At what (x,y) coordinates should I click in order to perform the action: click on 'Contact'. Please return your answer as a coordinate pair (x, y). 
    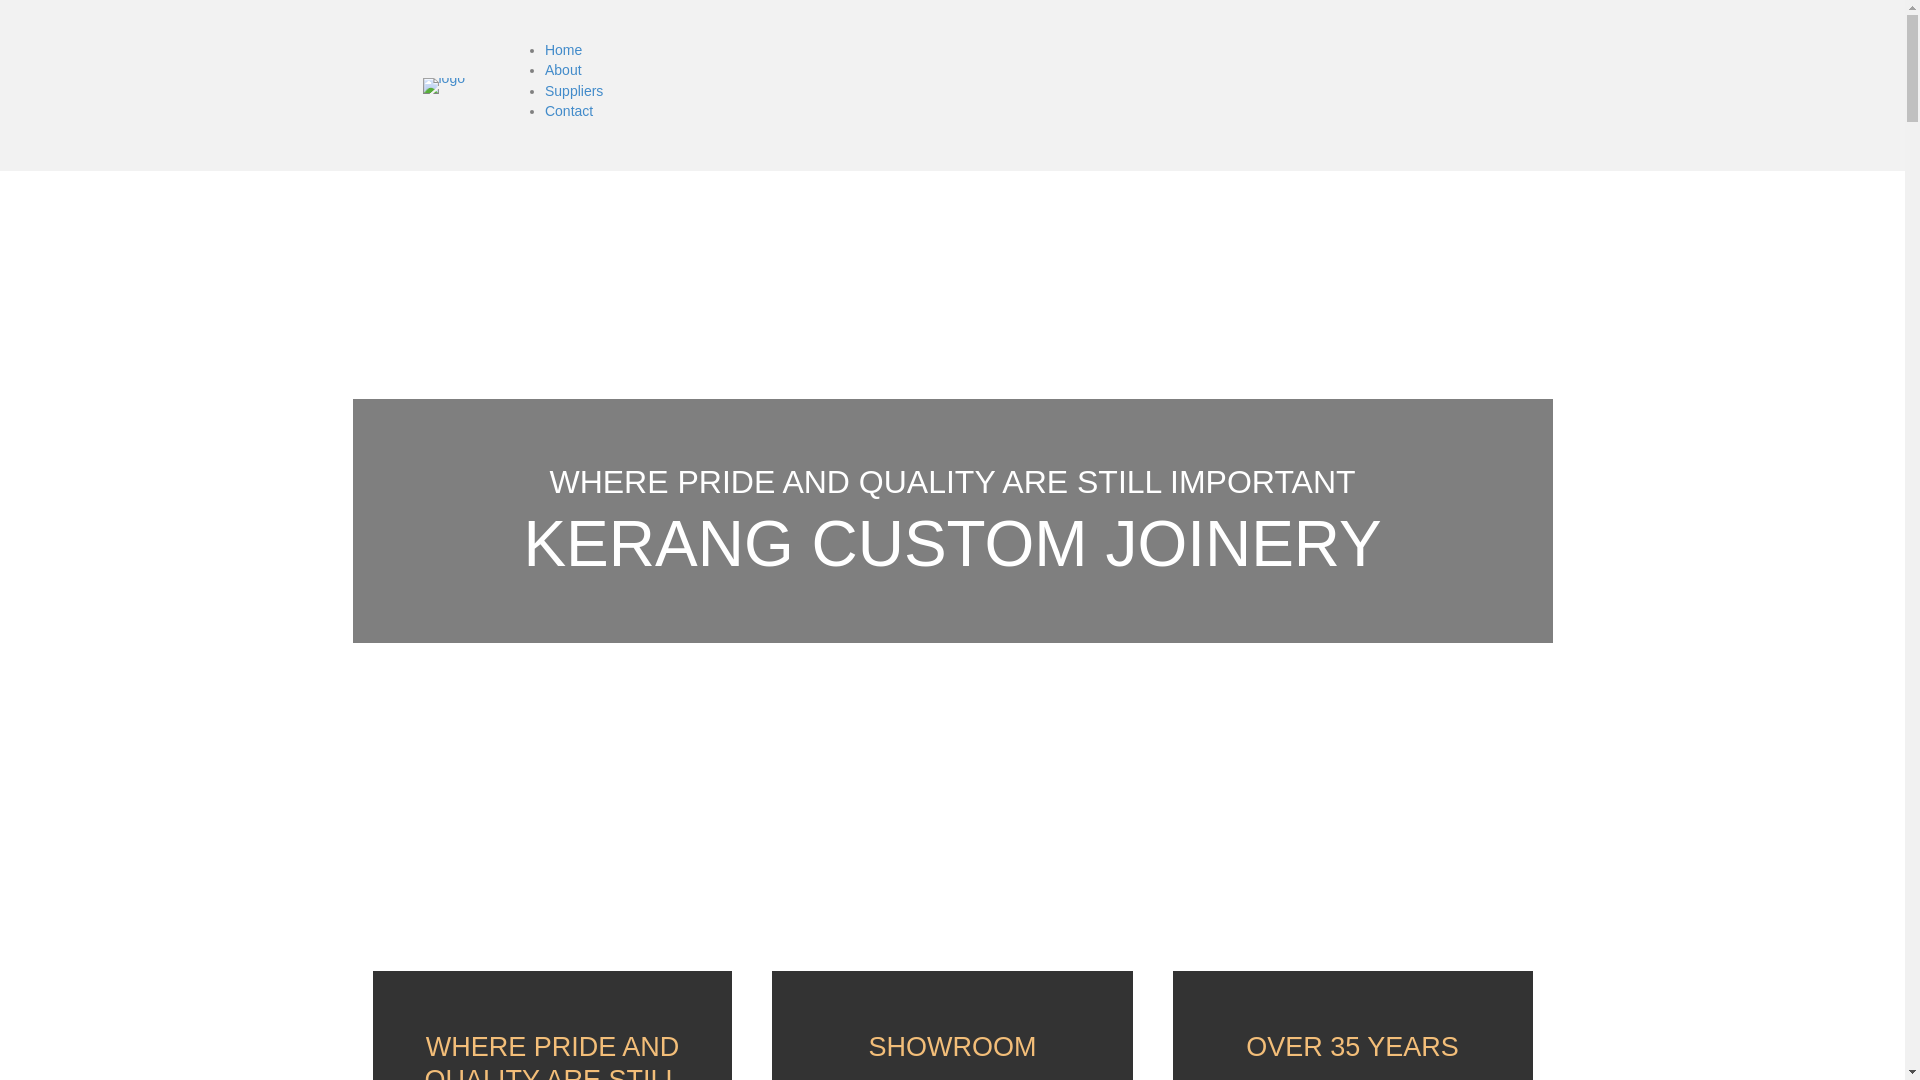
    Looking at the image, I should click on (568, 111).